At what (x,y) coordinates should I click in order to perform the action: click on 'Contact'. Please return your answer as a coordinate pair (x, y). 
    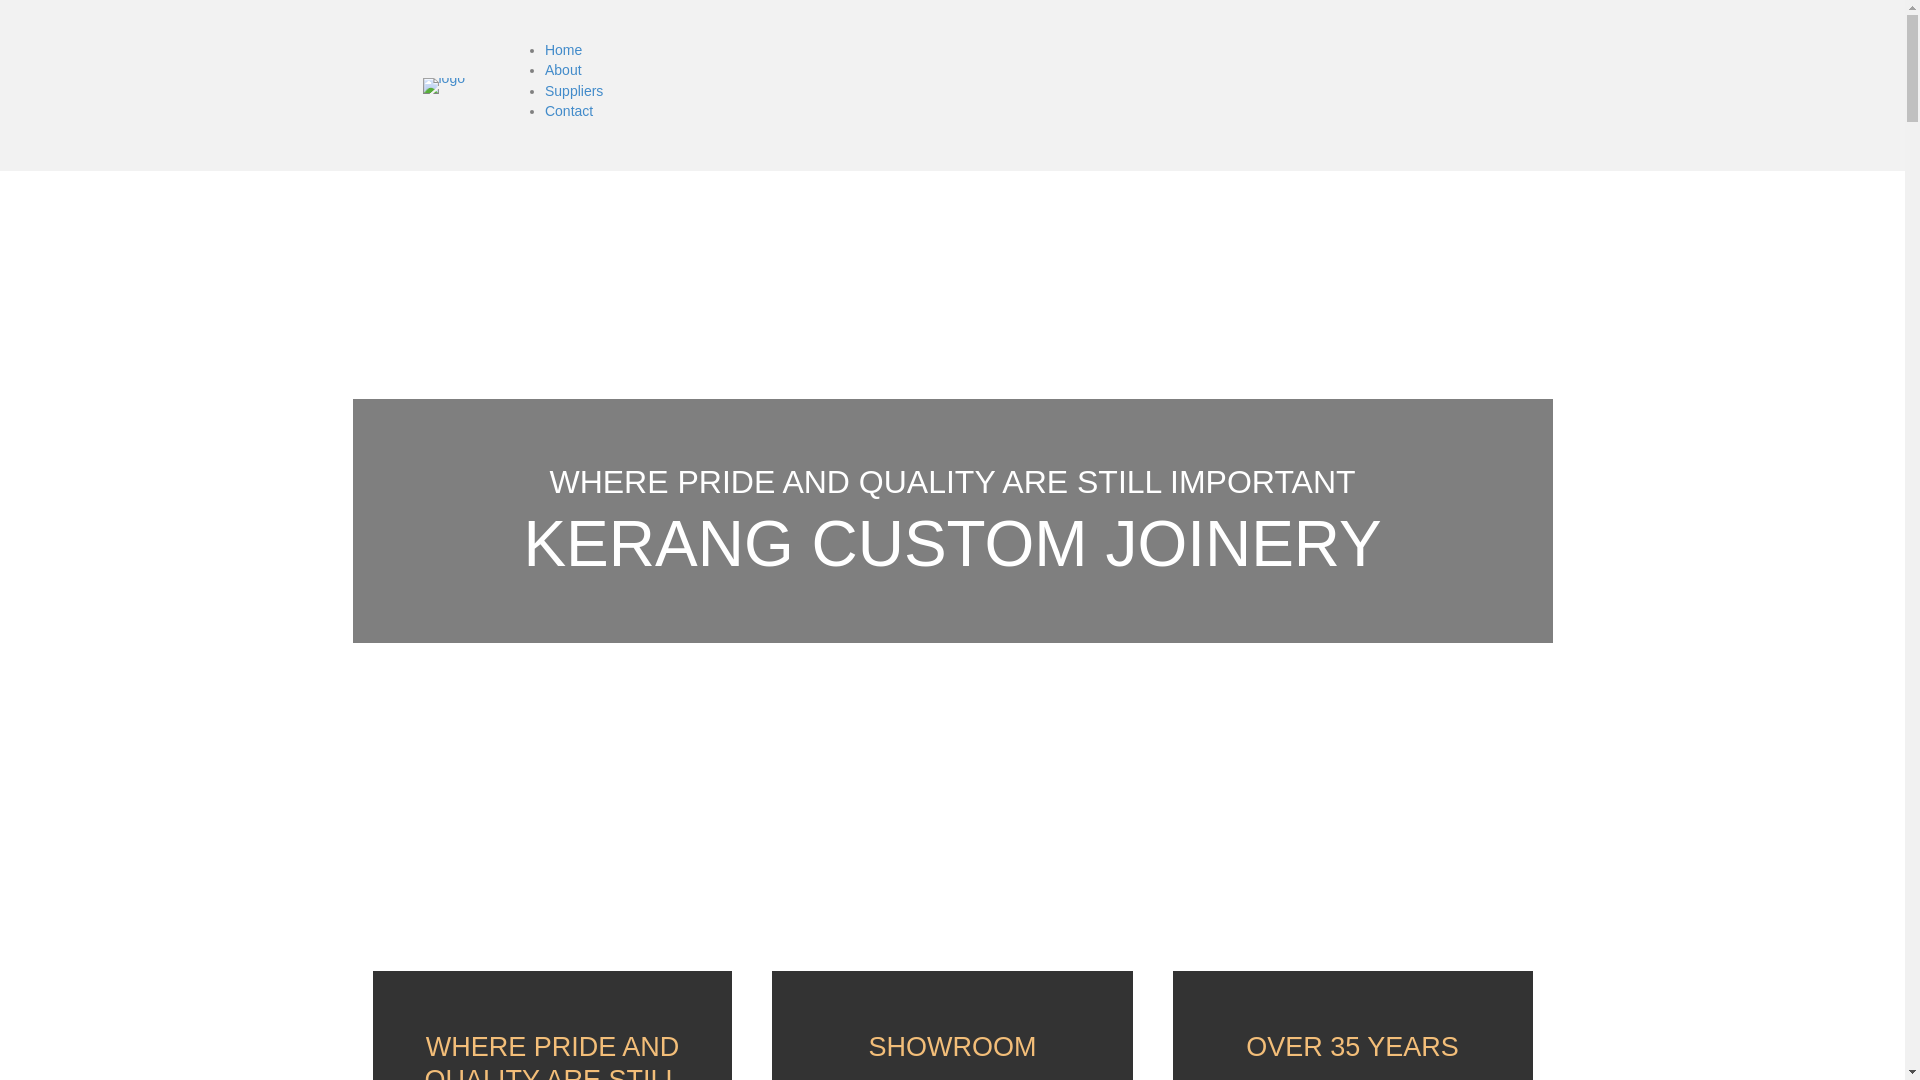
    Looking at the image, I should click on (568, 111).